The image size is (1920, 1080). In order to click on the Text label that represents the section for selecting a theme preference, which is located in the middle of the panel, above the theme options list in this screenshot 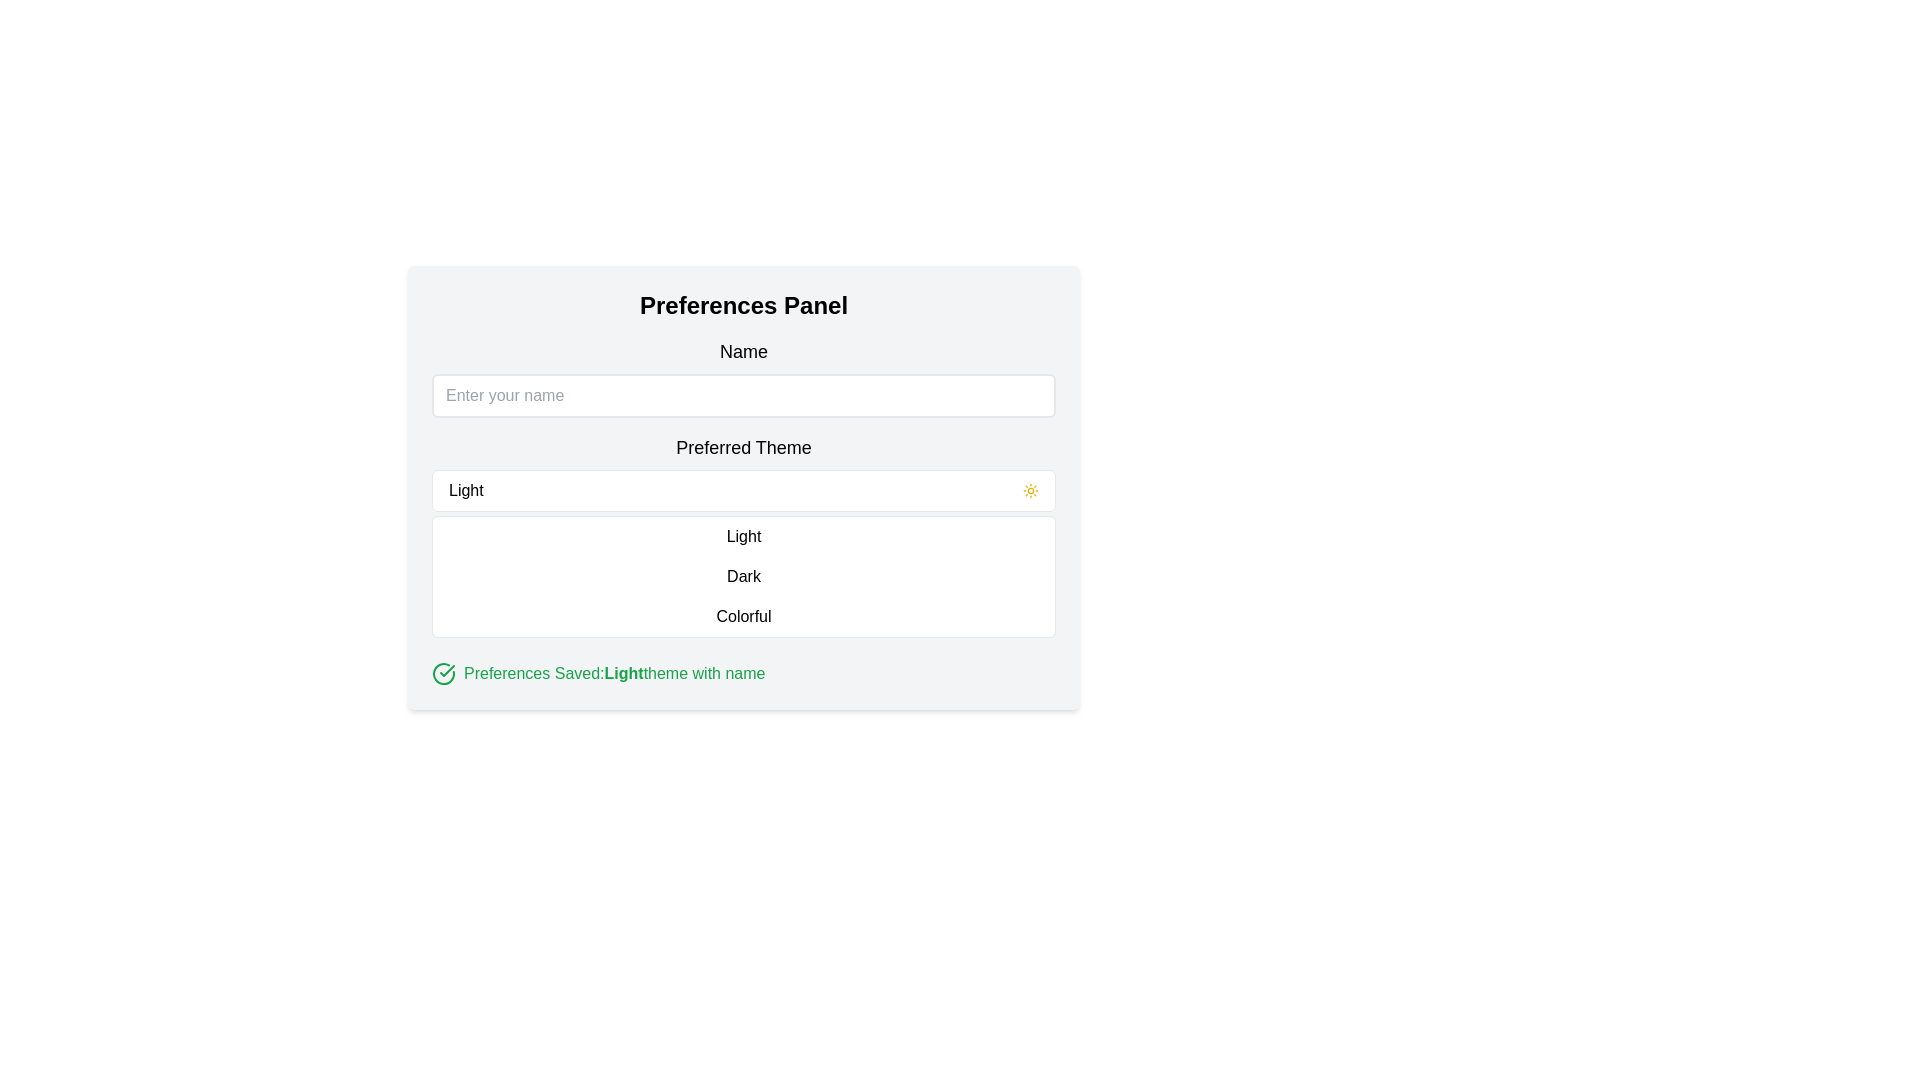, I will do `click(743, 446)`.